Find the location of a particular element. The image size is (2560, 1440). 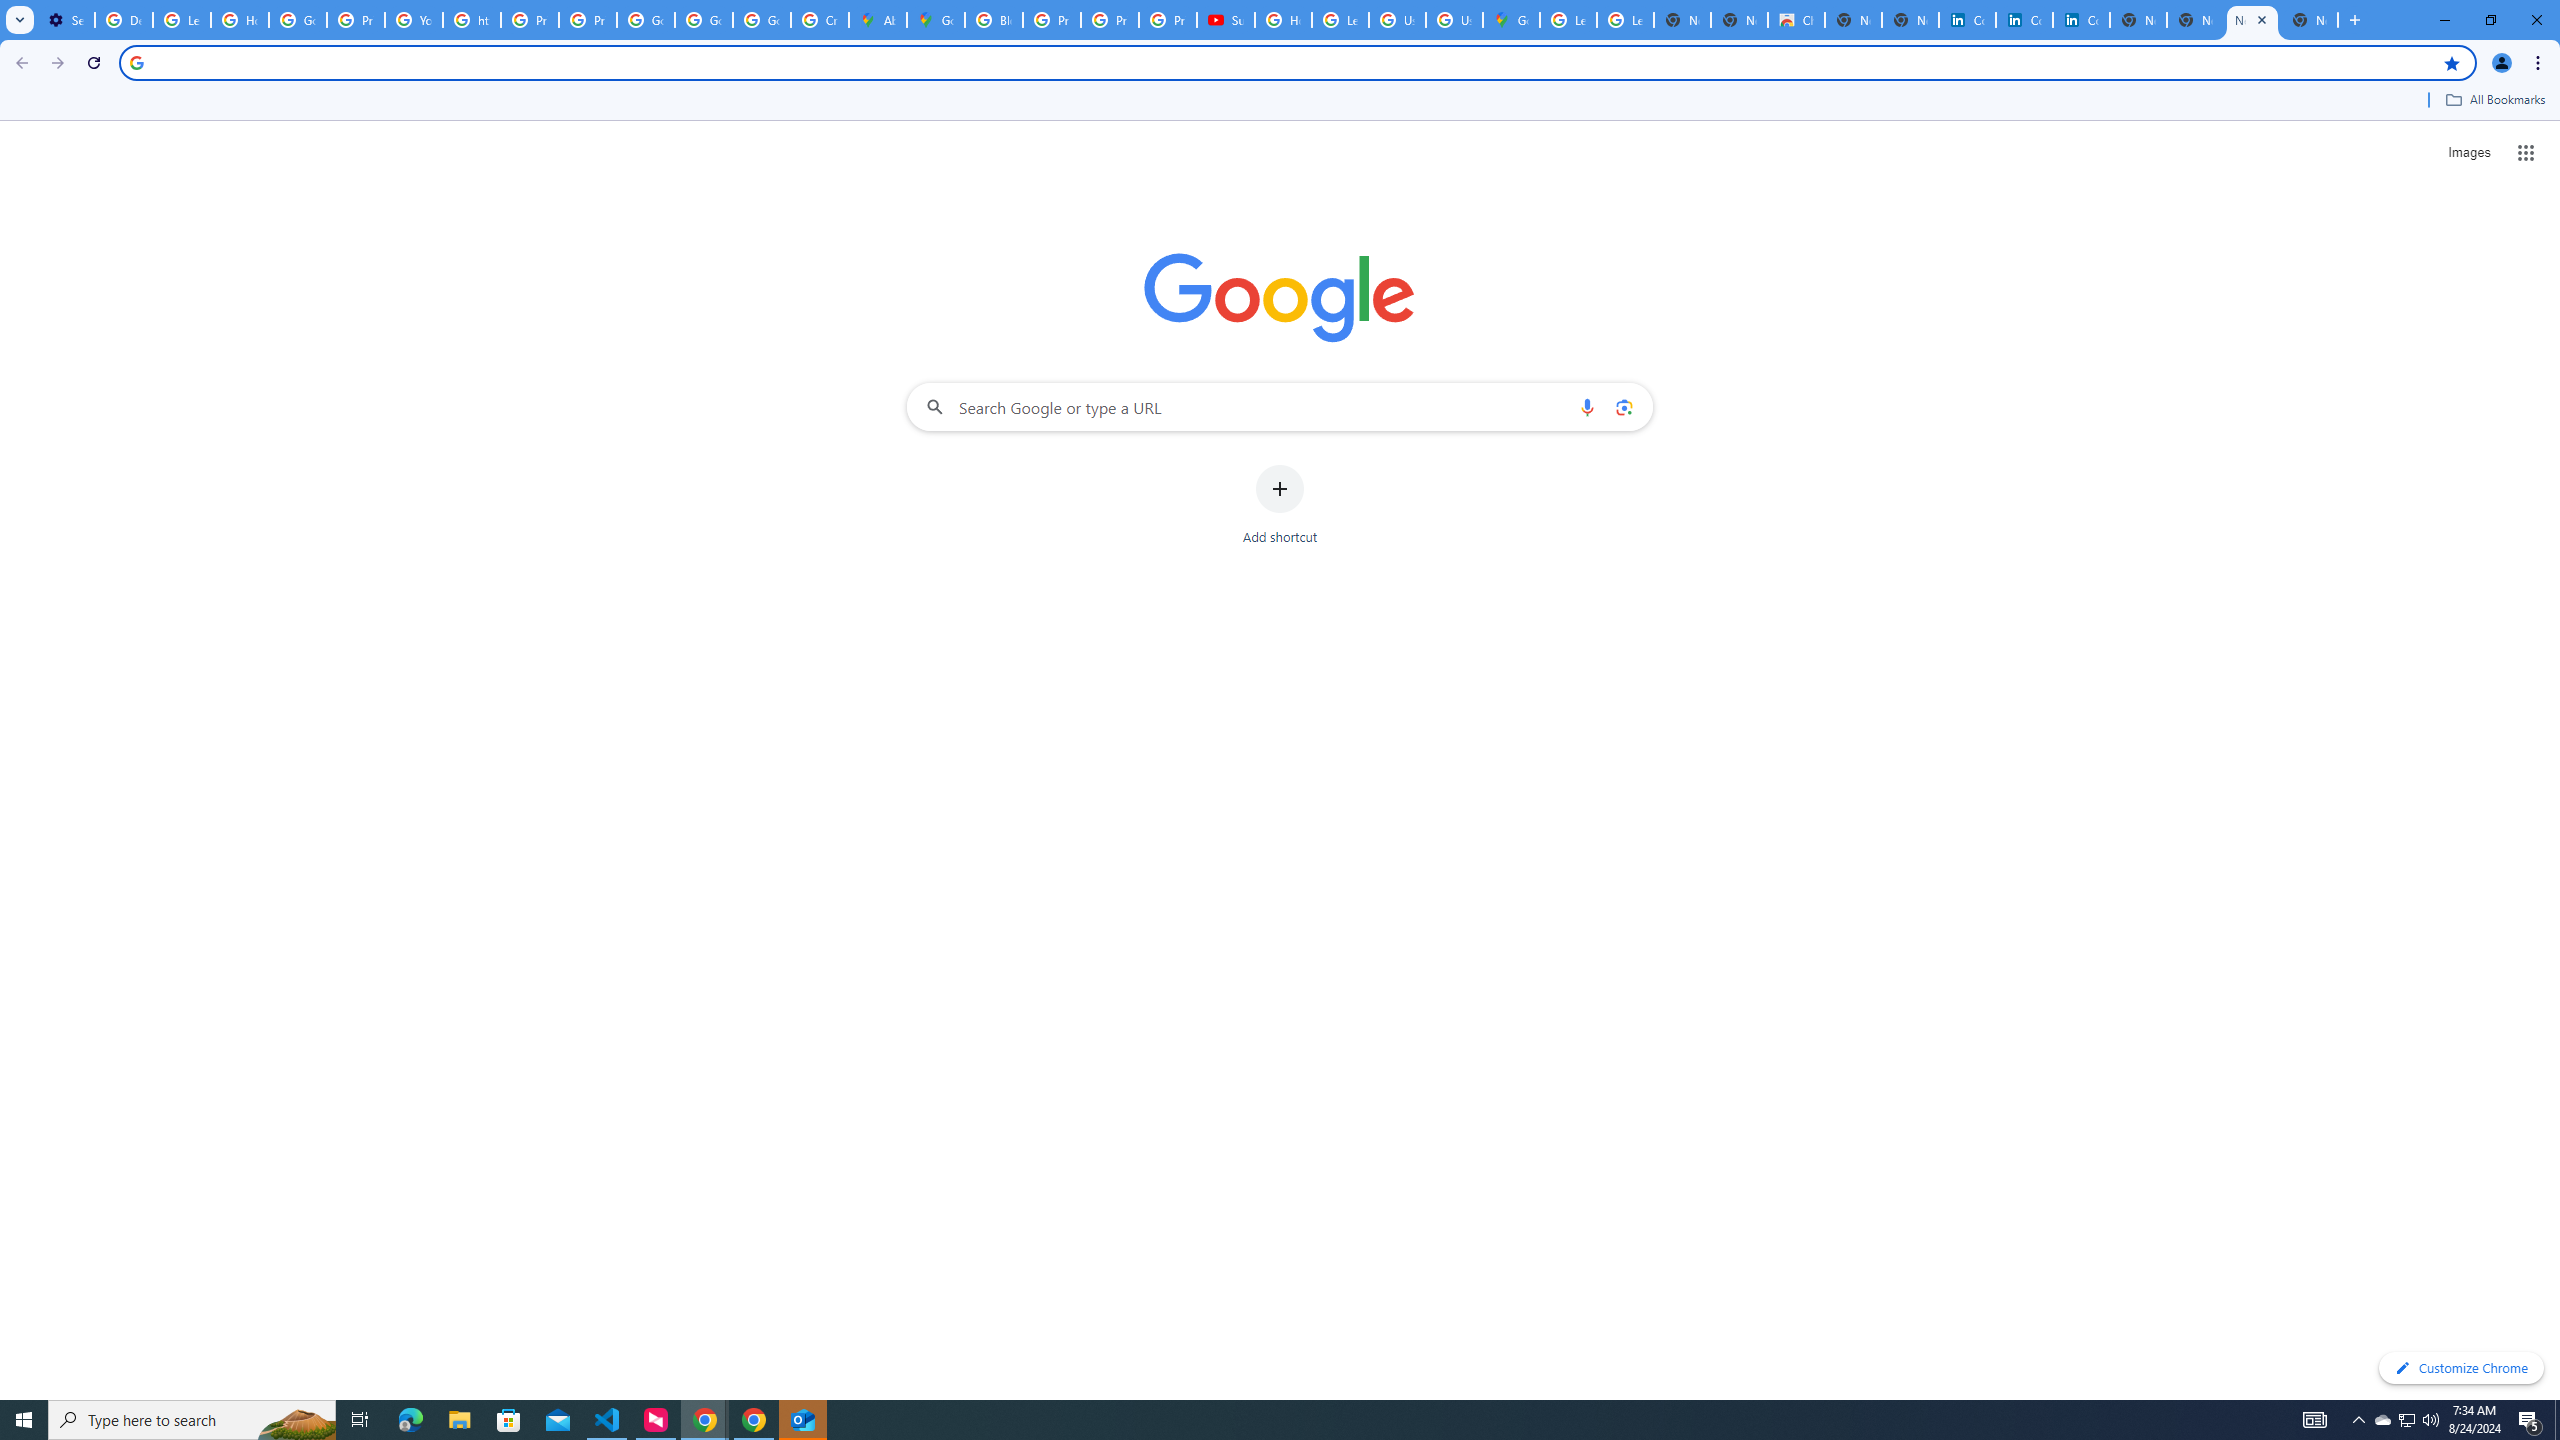

'How Chrome protects your passwords - Google Chrome Help' is located at coordinates (1283, 19).